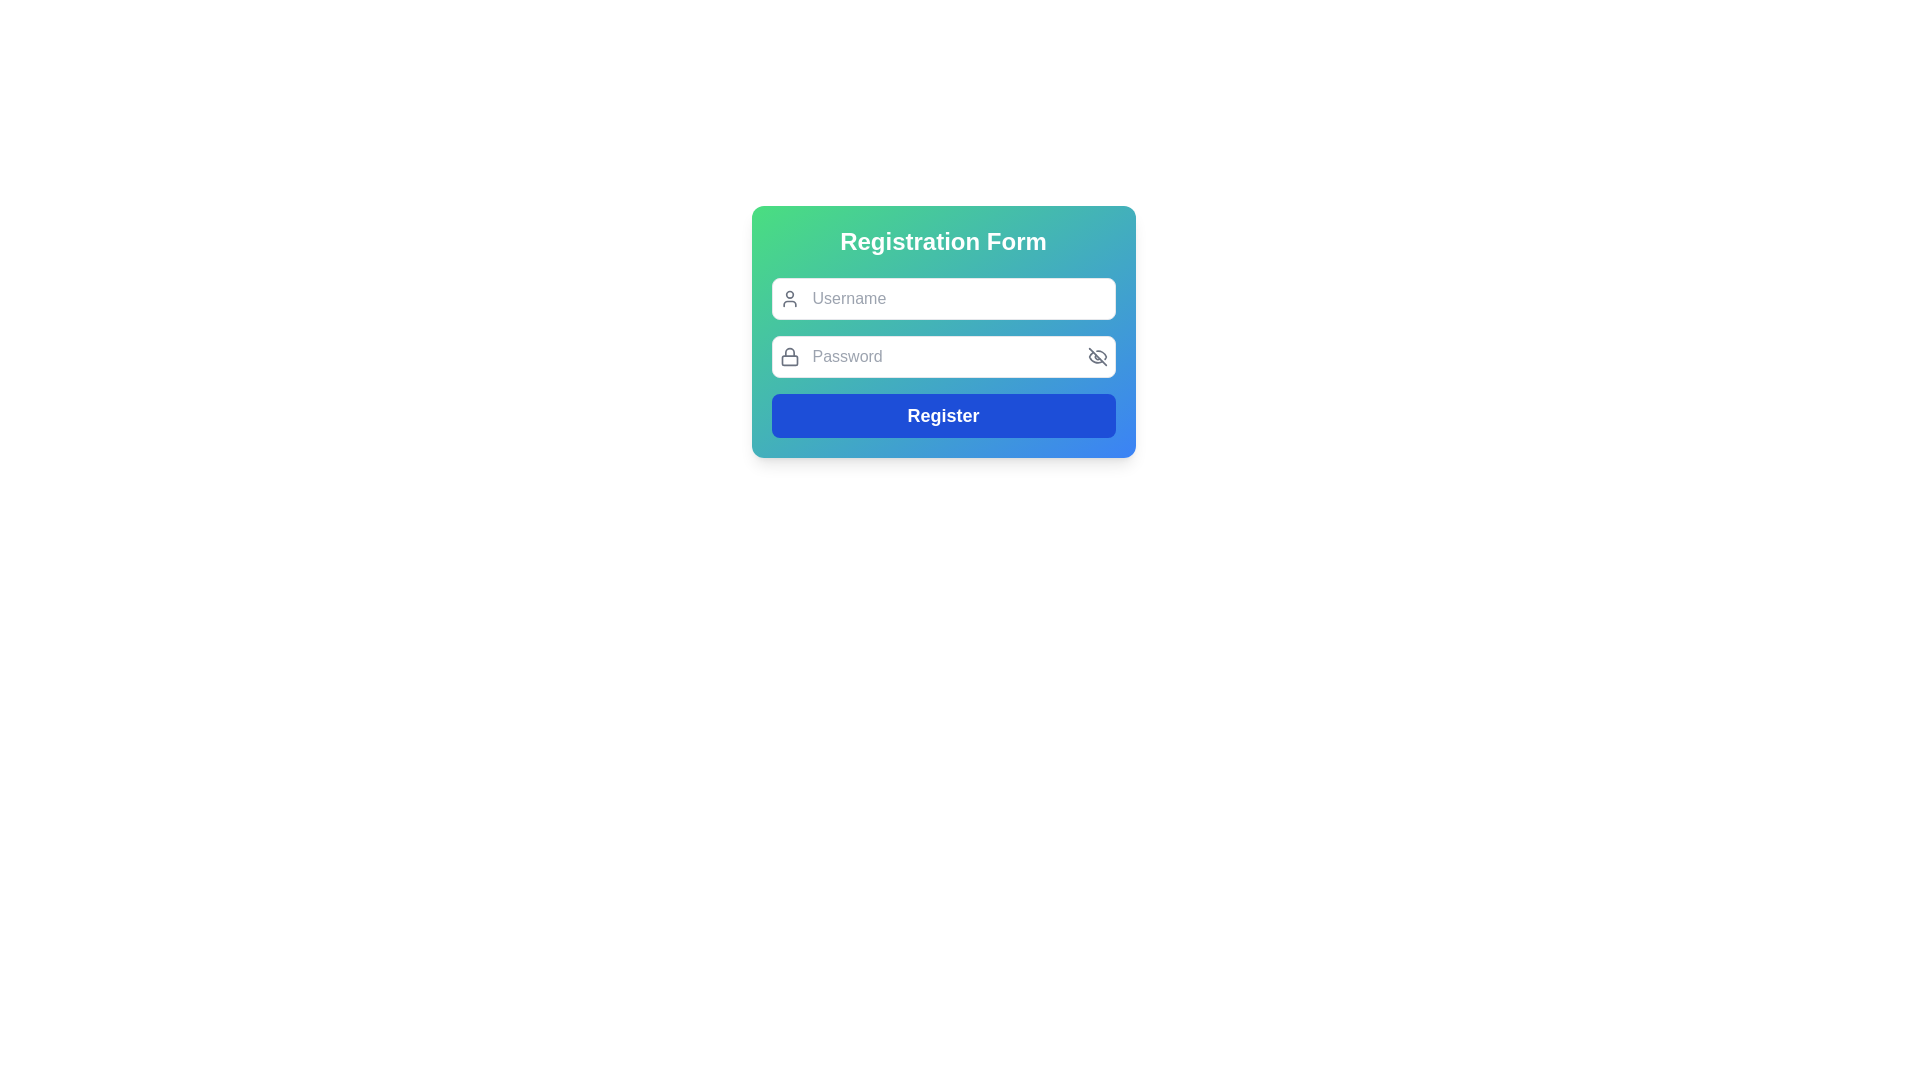 The width and height of the screenshot is (1920, 1080). Describe the element at coordinates (788, 299) in the screenshot. I see `the small user icon, which is an outline of a person, positioned to the left of the 'Username' input box` at that location.